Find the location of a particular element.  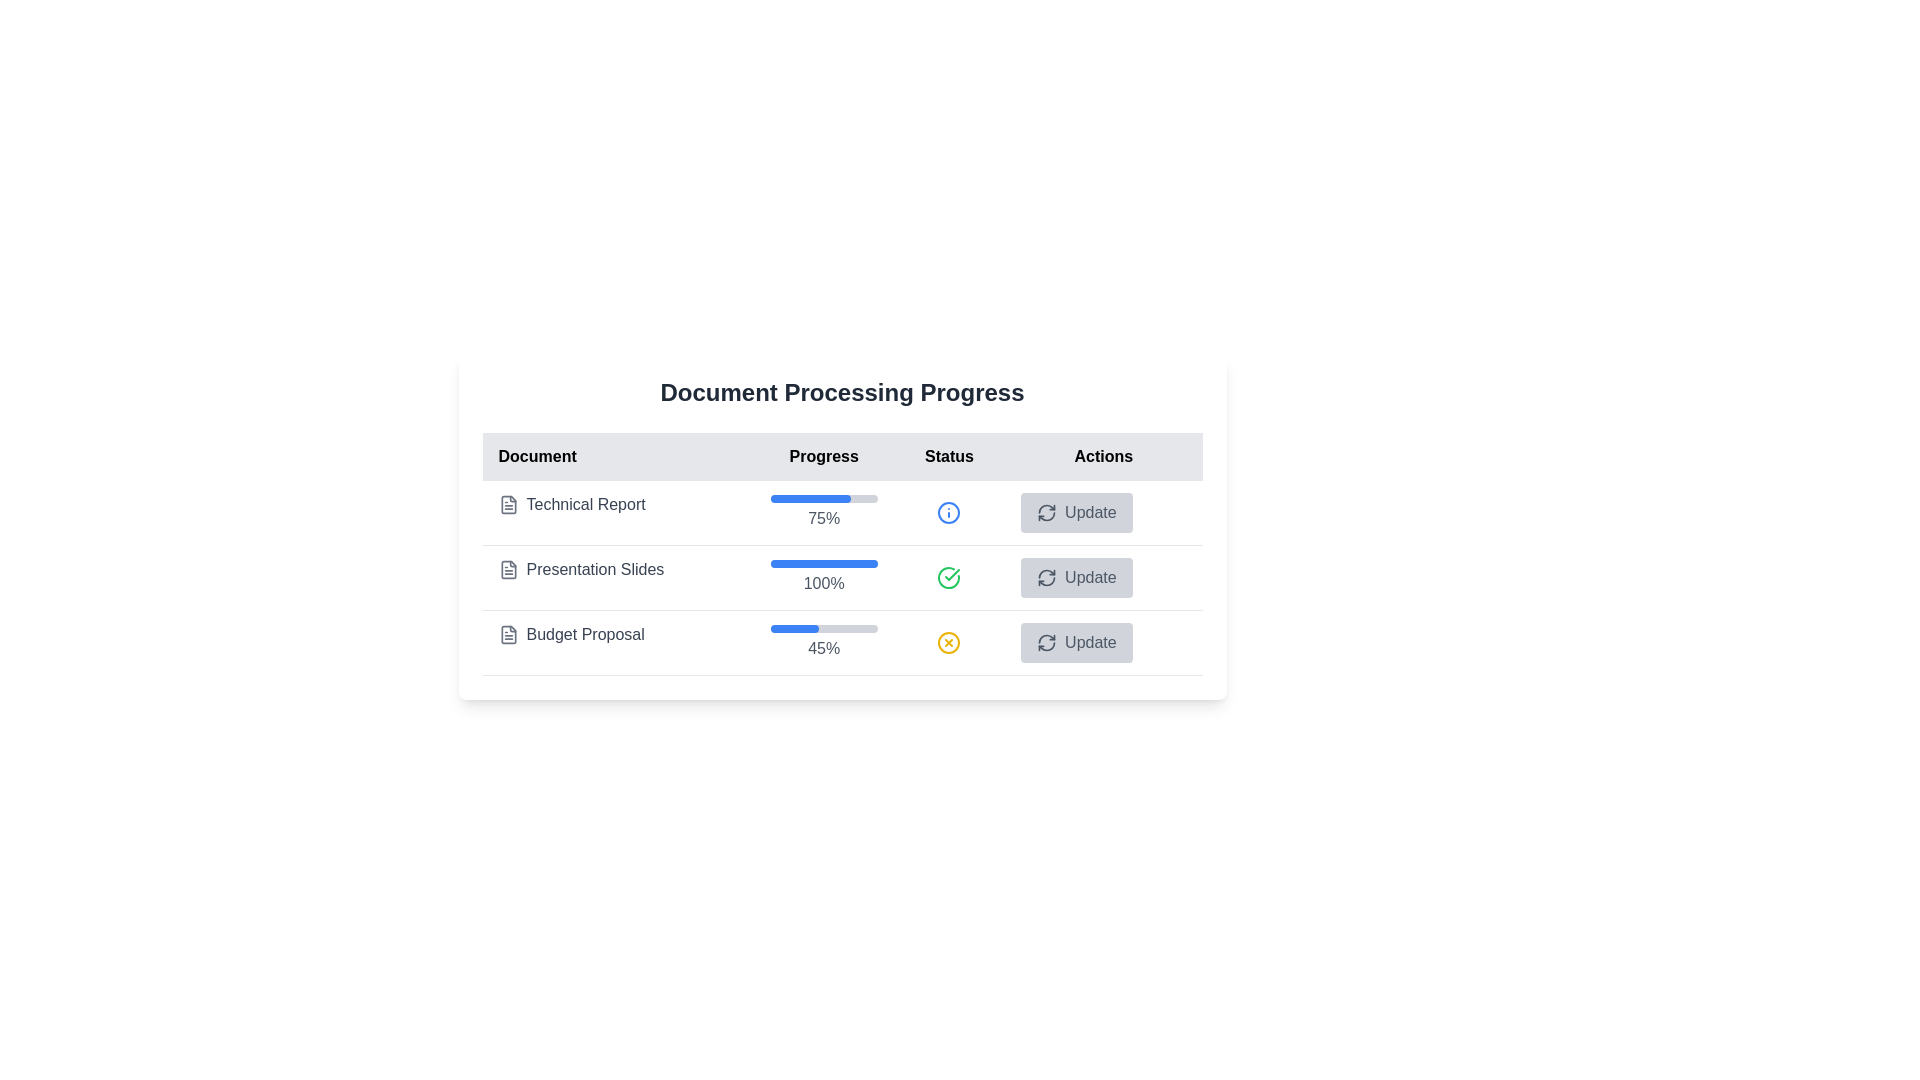

the blue circular Informative Icon with an information symbol located in the 'Status' column of the 'Technical Report' row is located at coordinates (948, 512).